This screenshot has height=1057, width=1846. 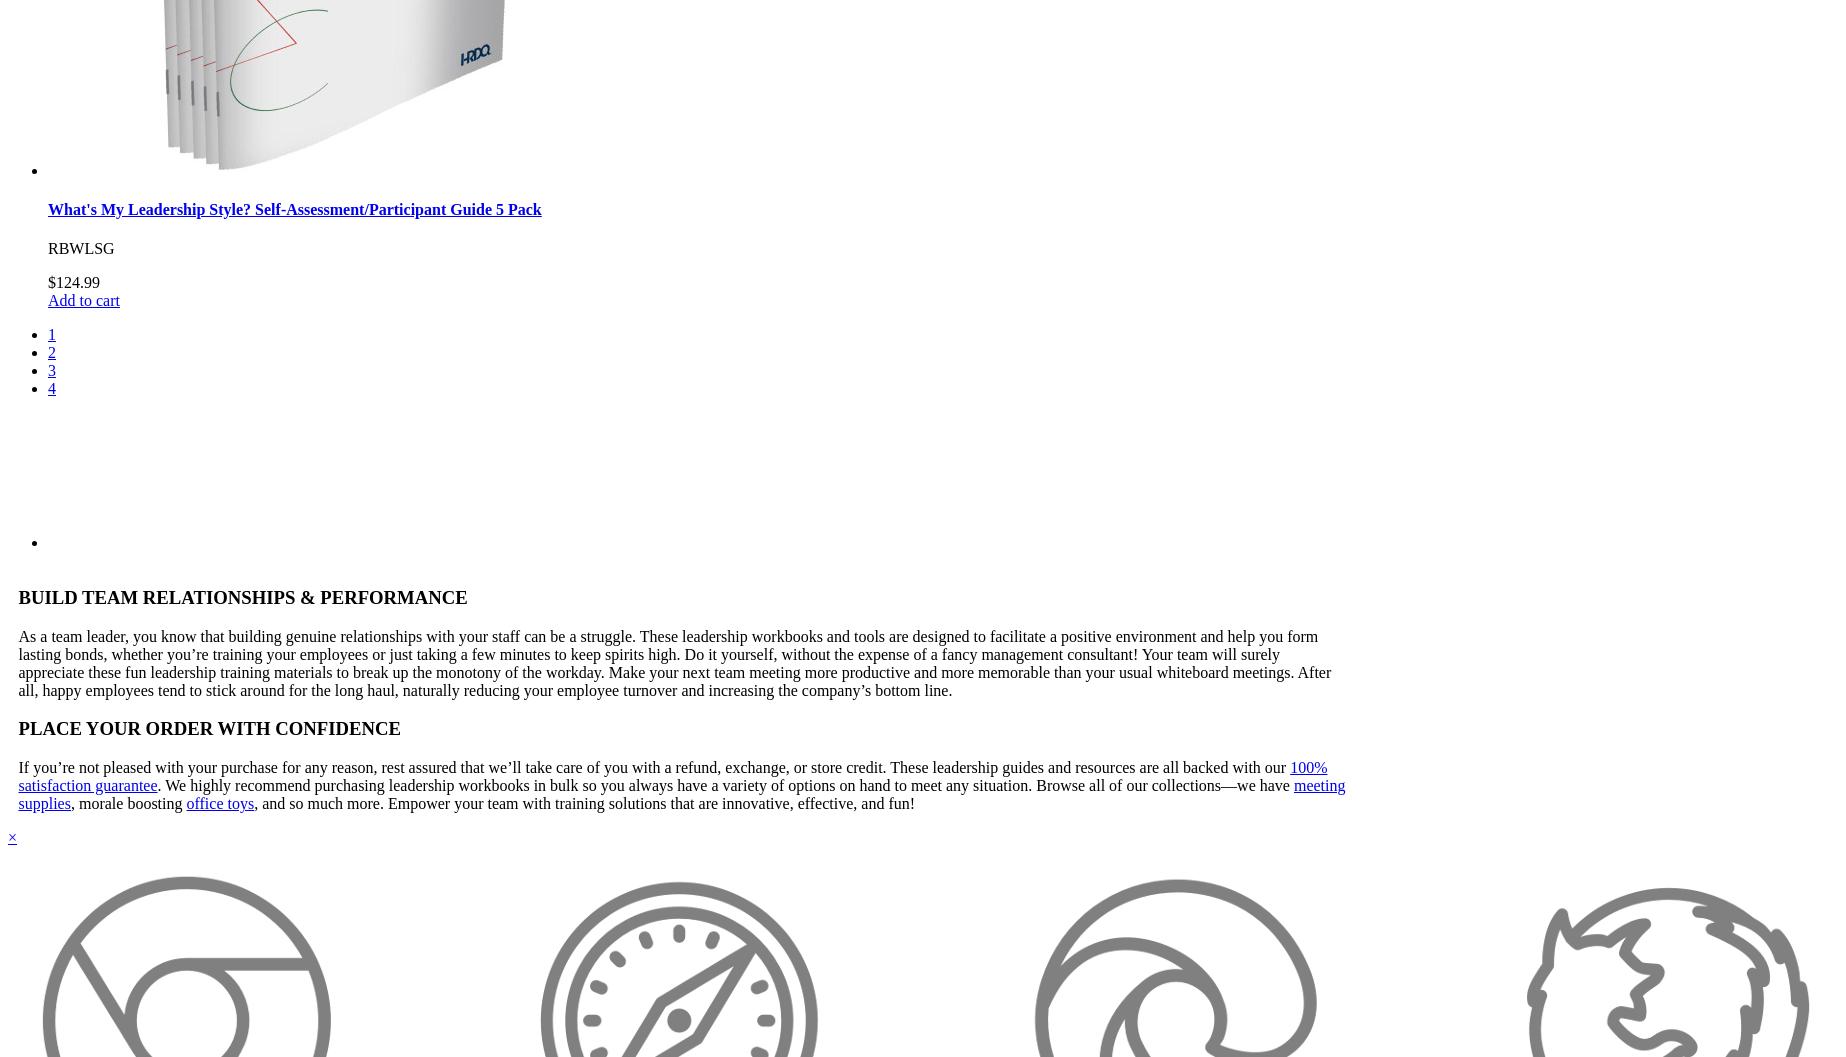 What do you see at coordinates (653, 766) in the screenshot?
I see `'If you’re not pleased with your purchase for any reason, rest assured that we’ll take care of you with a refund, exchange, or store credit. These leadership guides and resources are all backed with our'` at bounding box center [653, 766].